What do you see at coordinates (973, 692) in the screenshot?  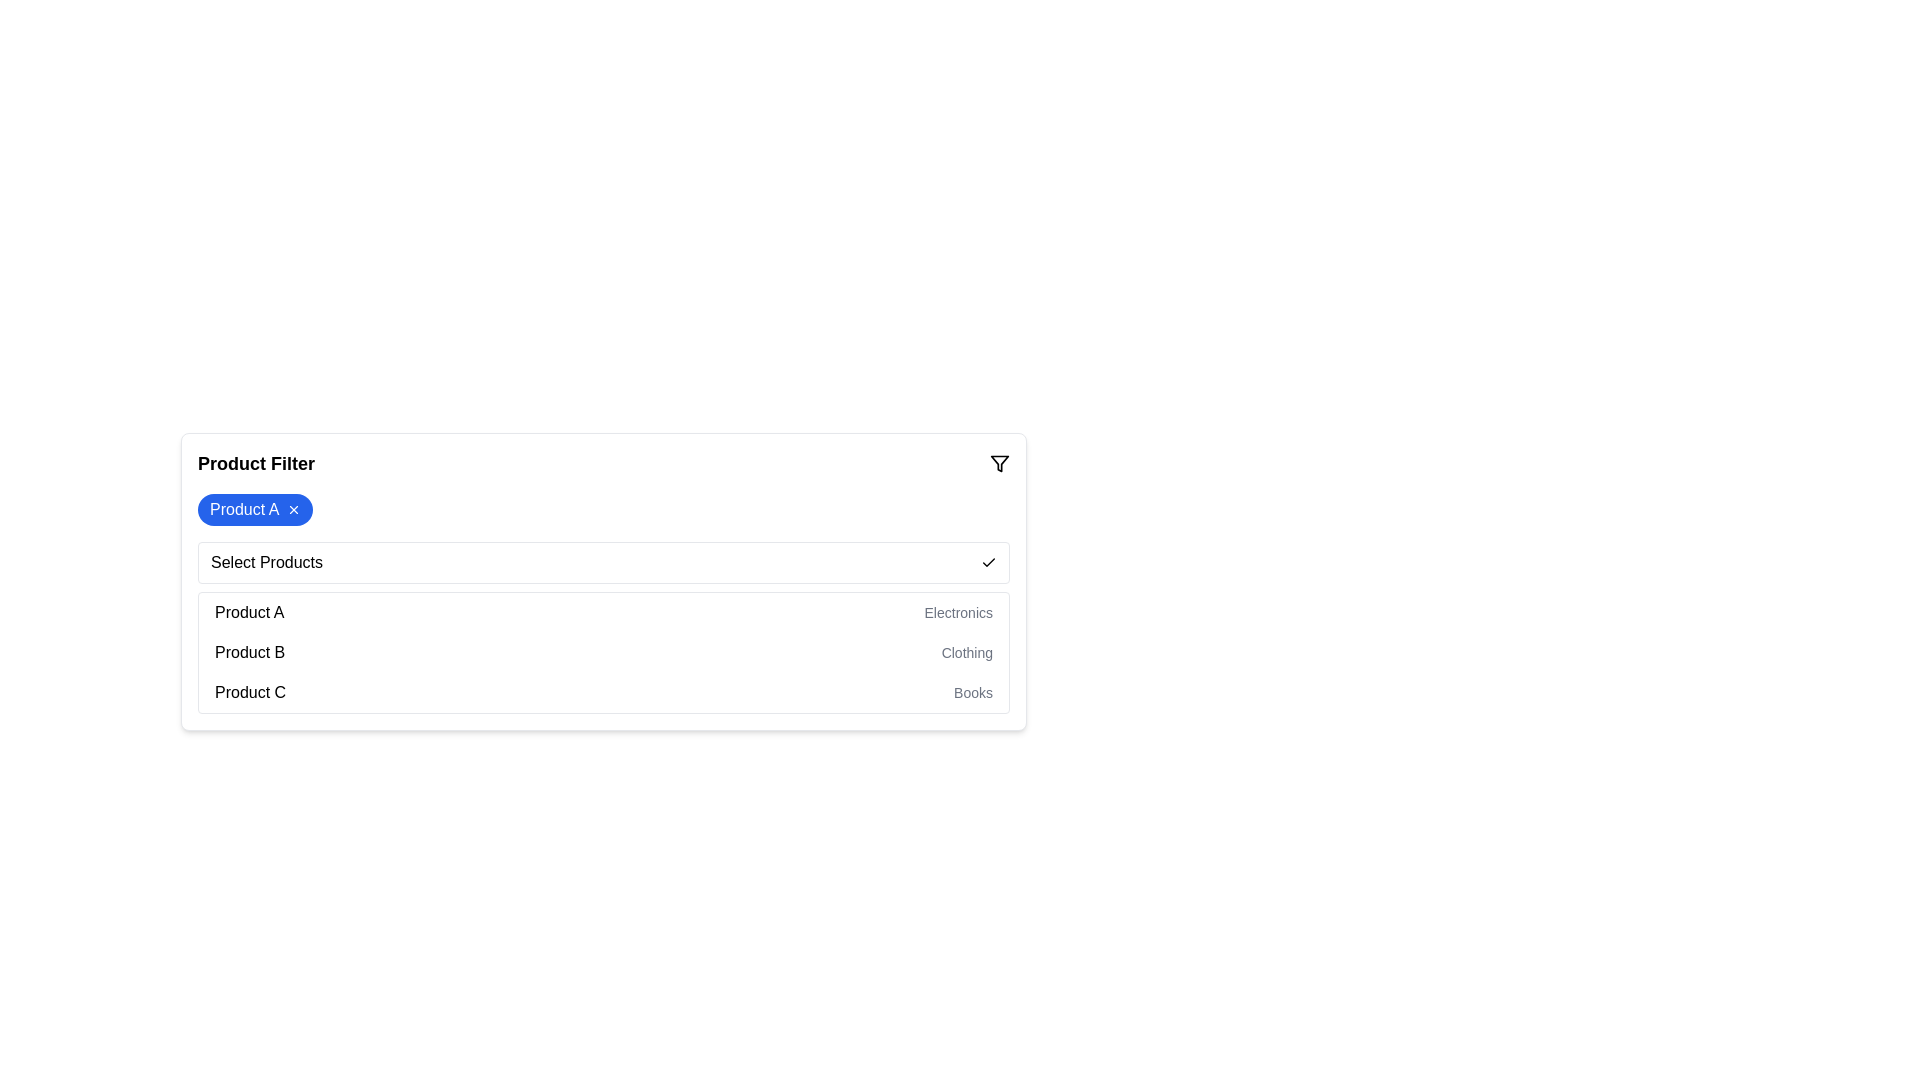 I see `the text label that displays 'Books', which is styled in gray color and located to the right of 'Product C'` at bounding box center [973, 692].